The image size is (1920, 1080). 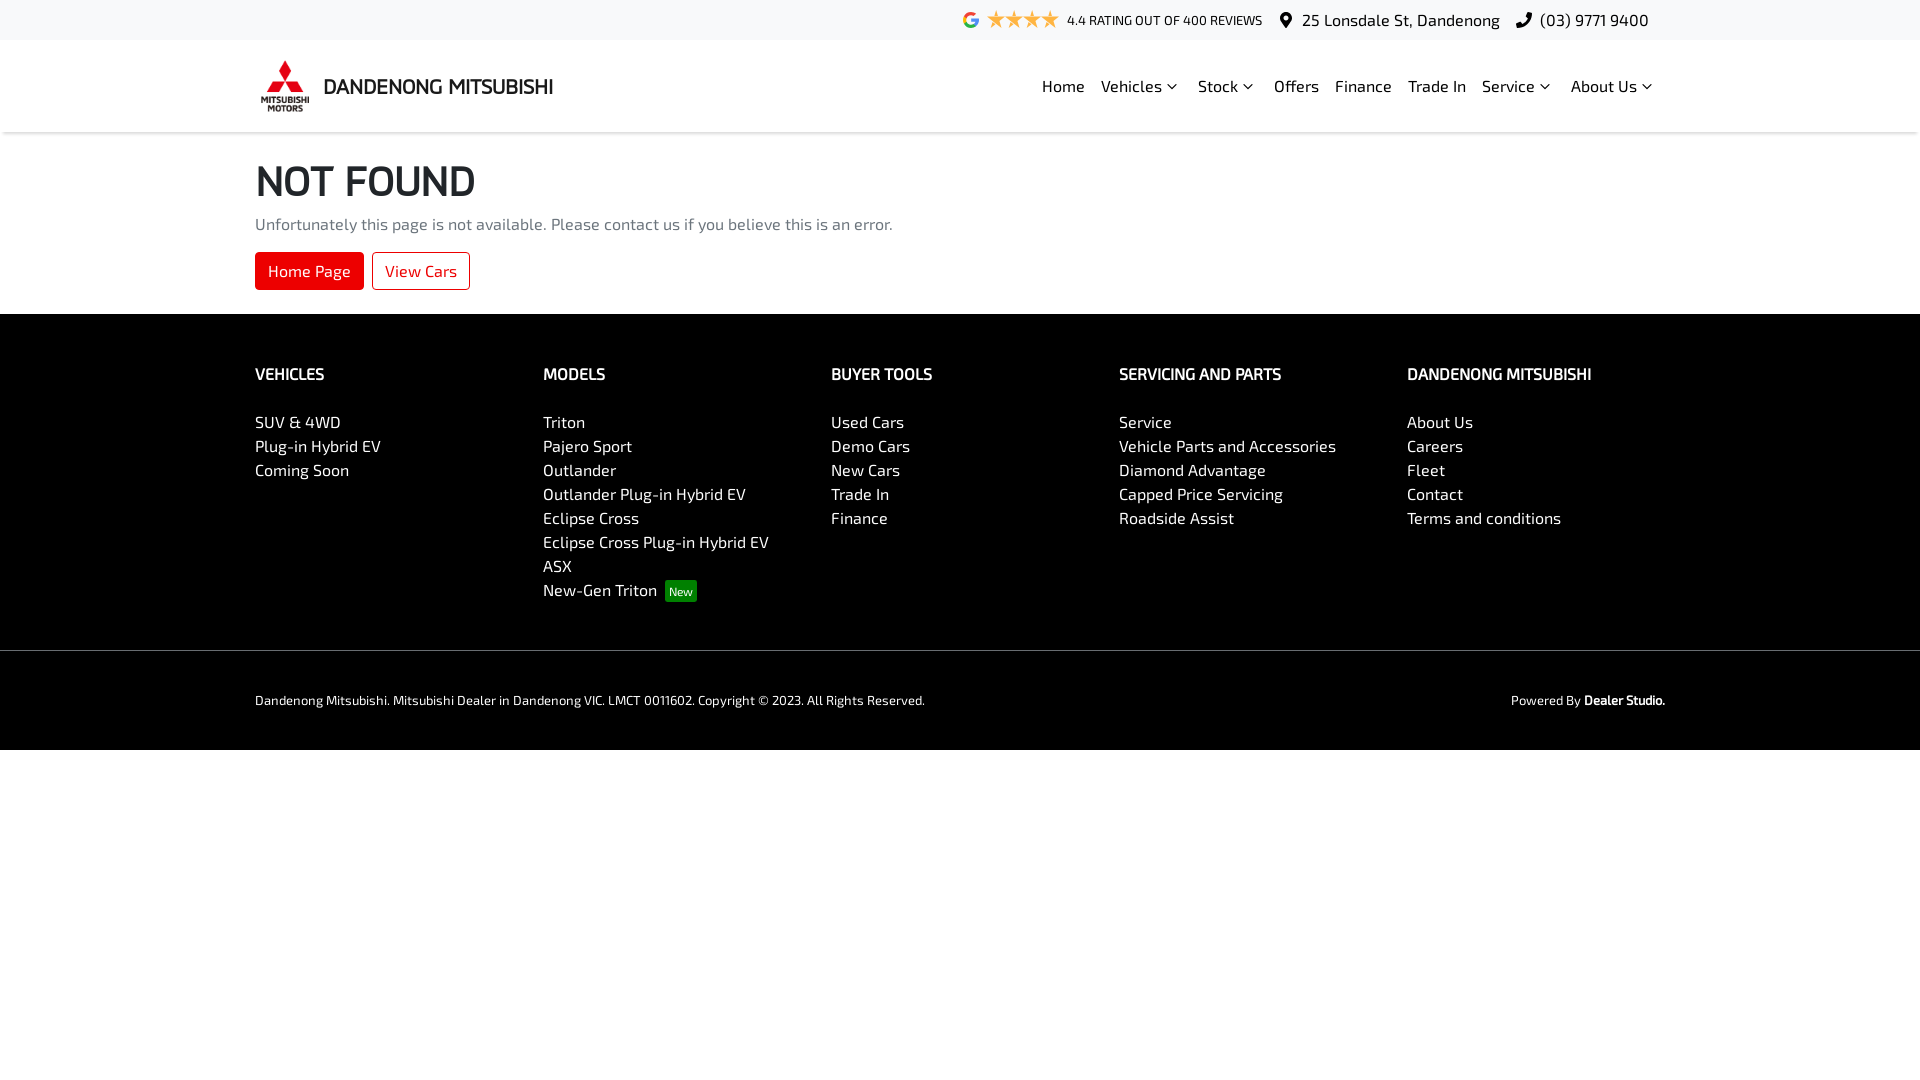 I want to click on 'Offers', so click(x=1296, y=84).